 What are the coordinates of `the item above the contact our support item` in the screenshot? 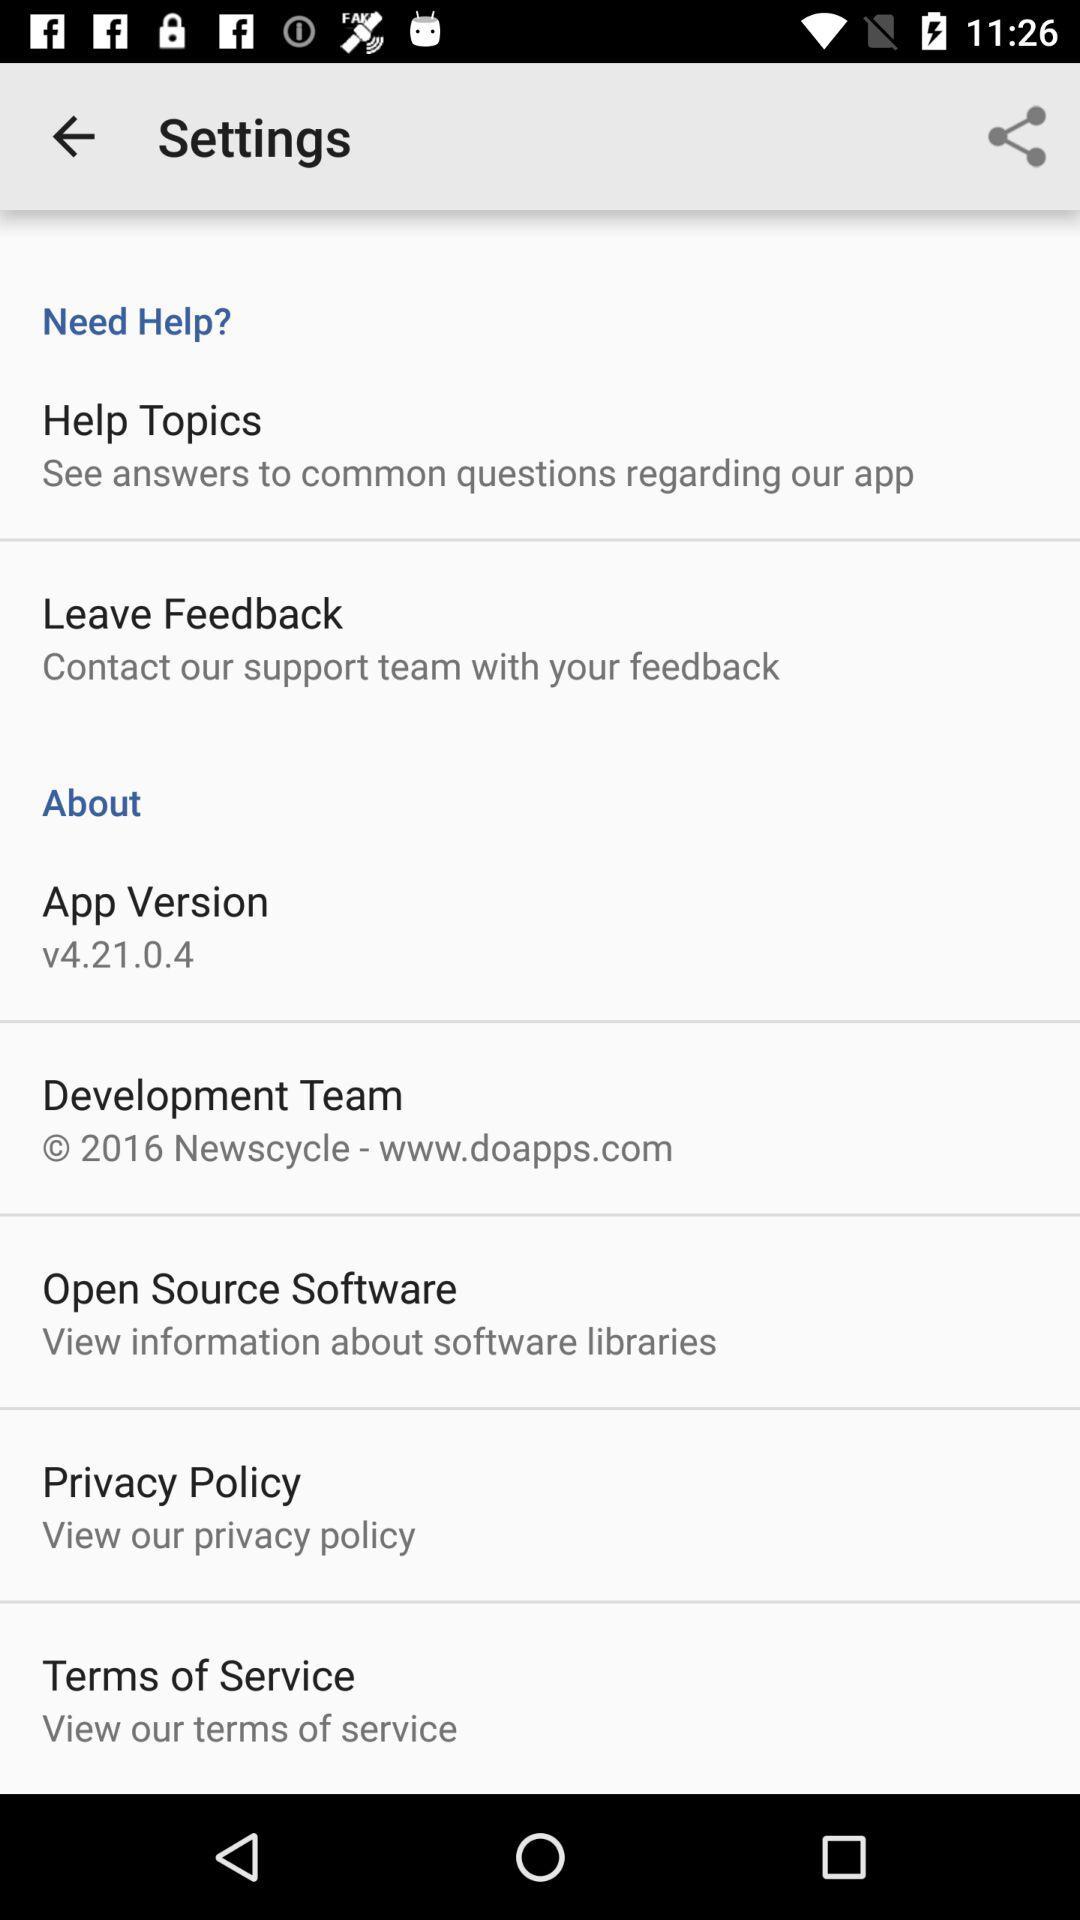 It's located at (192, 611).